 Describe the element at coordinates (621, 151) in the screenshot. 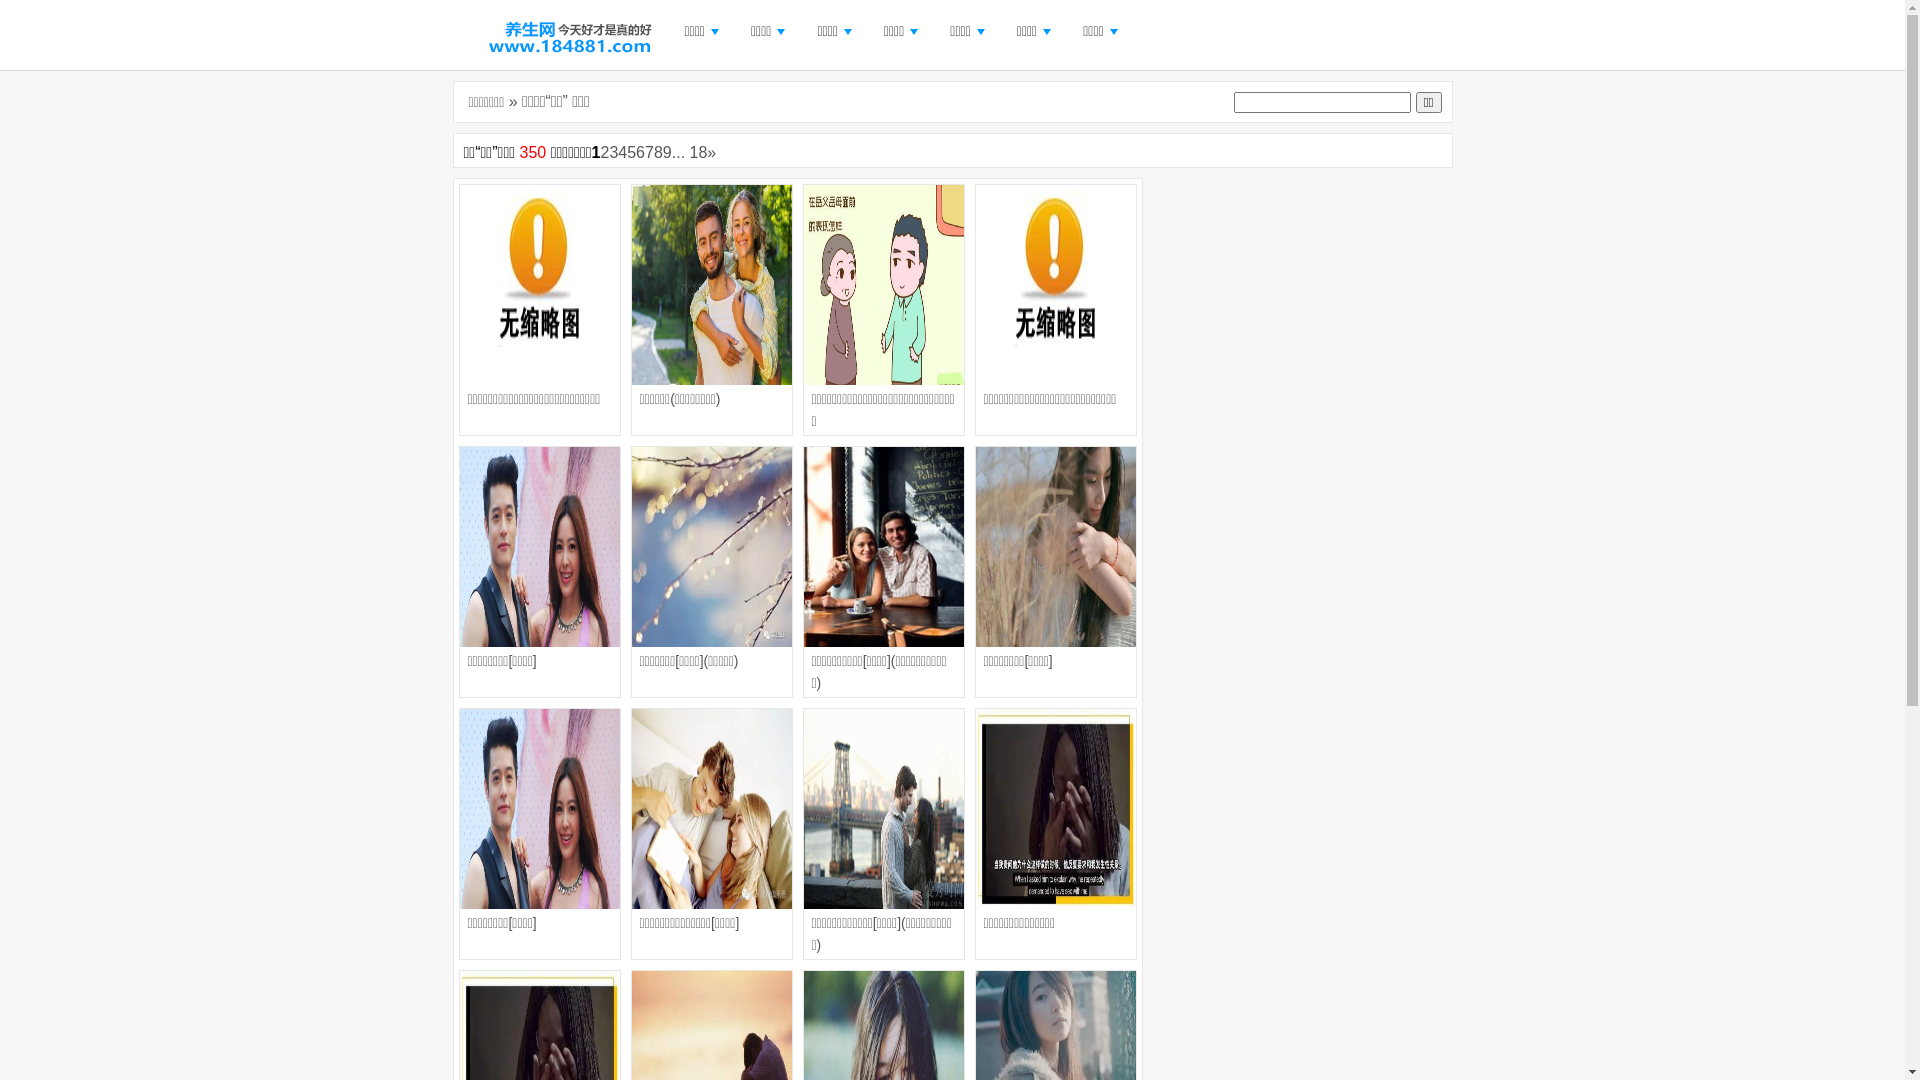

I see `'4'` at that location.